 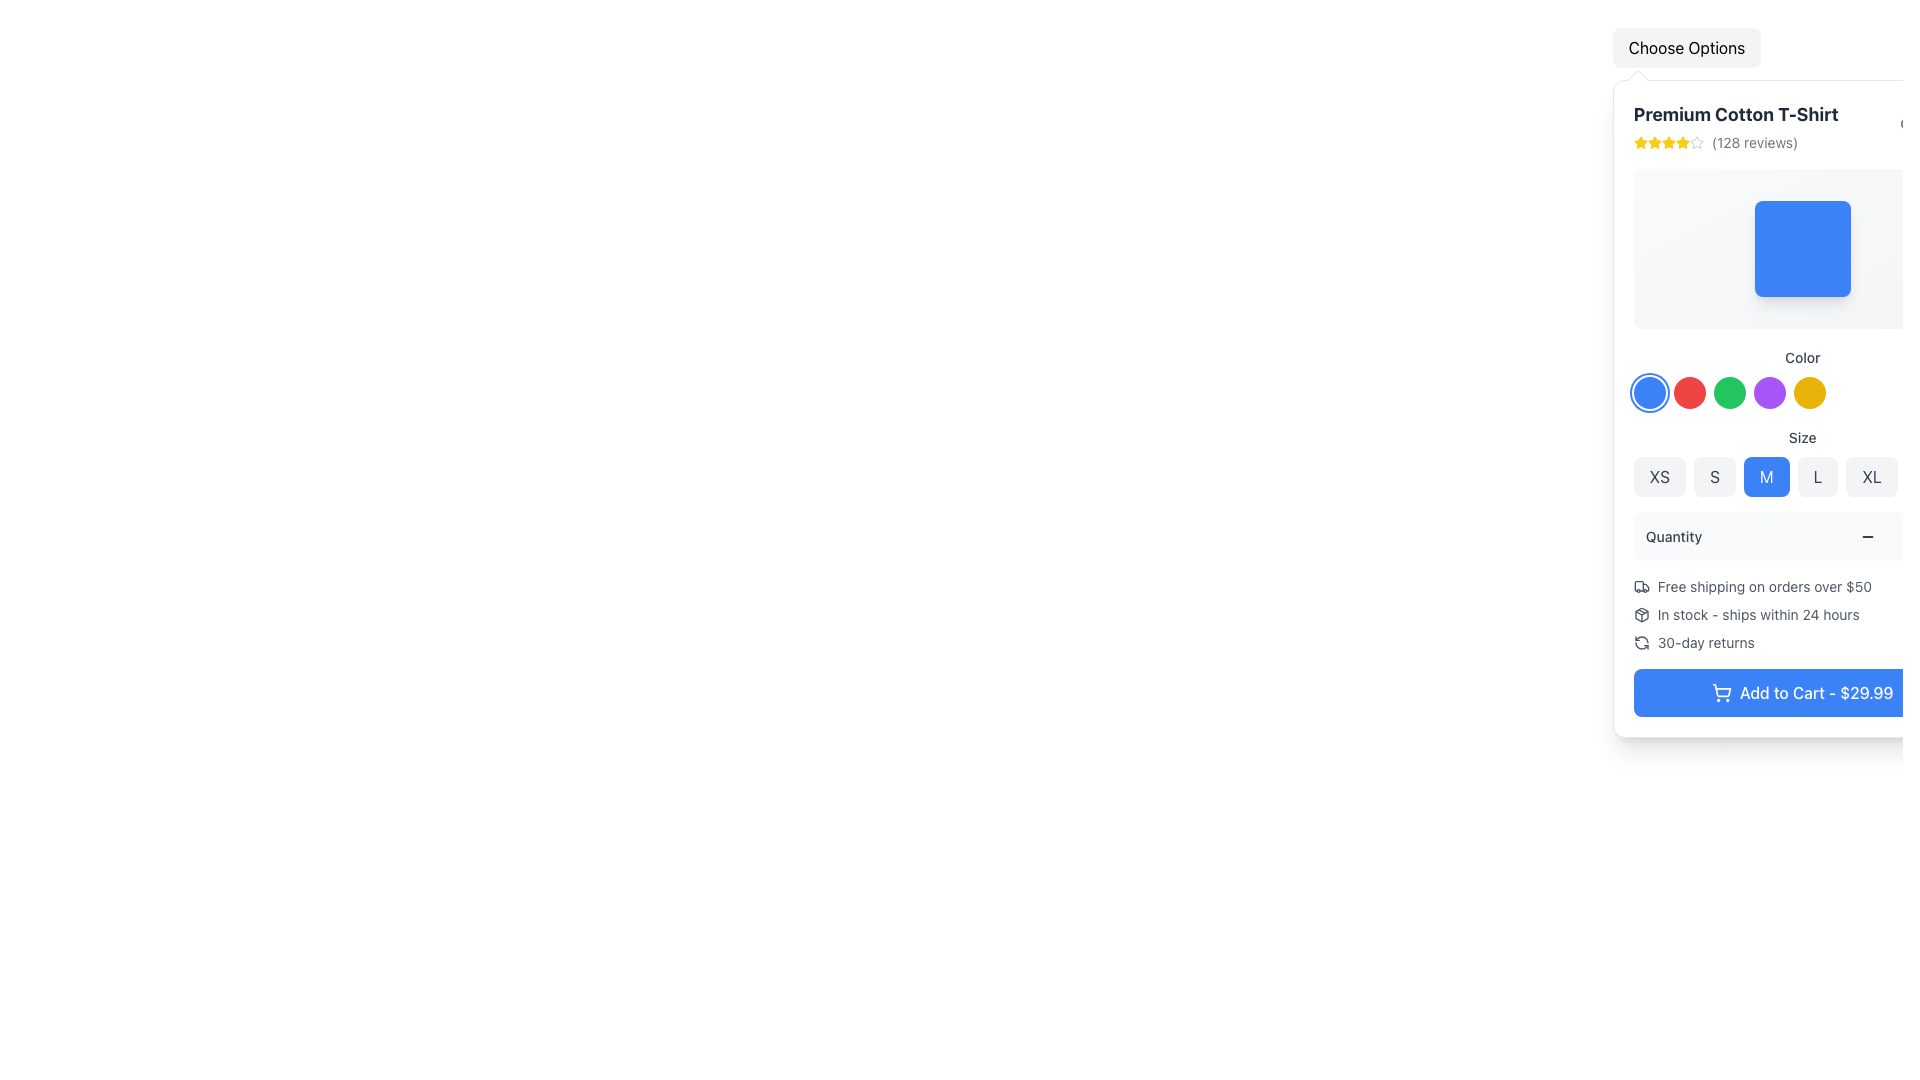 What do you see at coordinates (1818, 477) in the screenshot?
I see `'L' size button, which is the fourth button in a row of size selection buttons located under the 'Size' label on the right-hand side of the user interface` at bounding box center [1818, 477].